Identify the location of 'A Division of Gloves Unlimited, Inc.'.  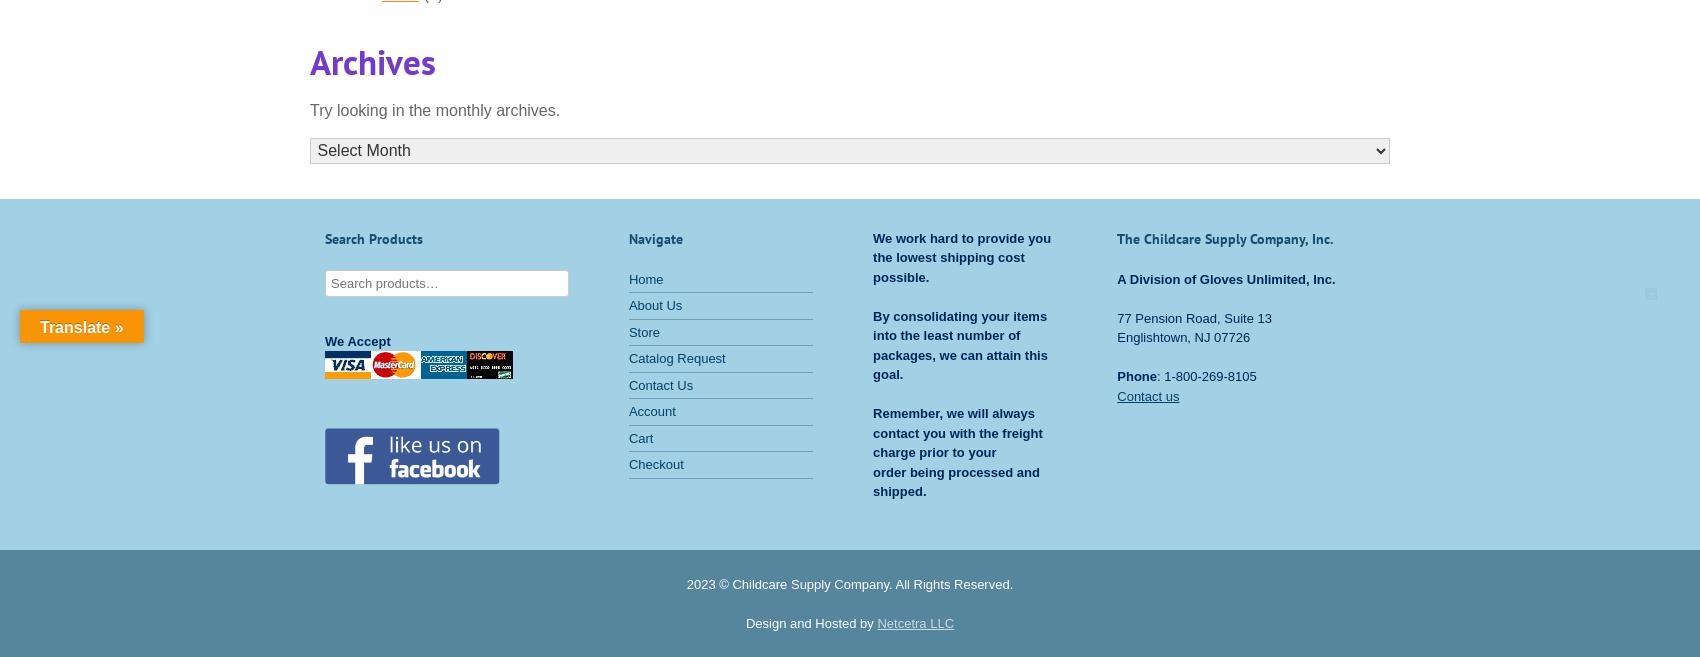
(1117, 277).